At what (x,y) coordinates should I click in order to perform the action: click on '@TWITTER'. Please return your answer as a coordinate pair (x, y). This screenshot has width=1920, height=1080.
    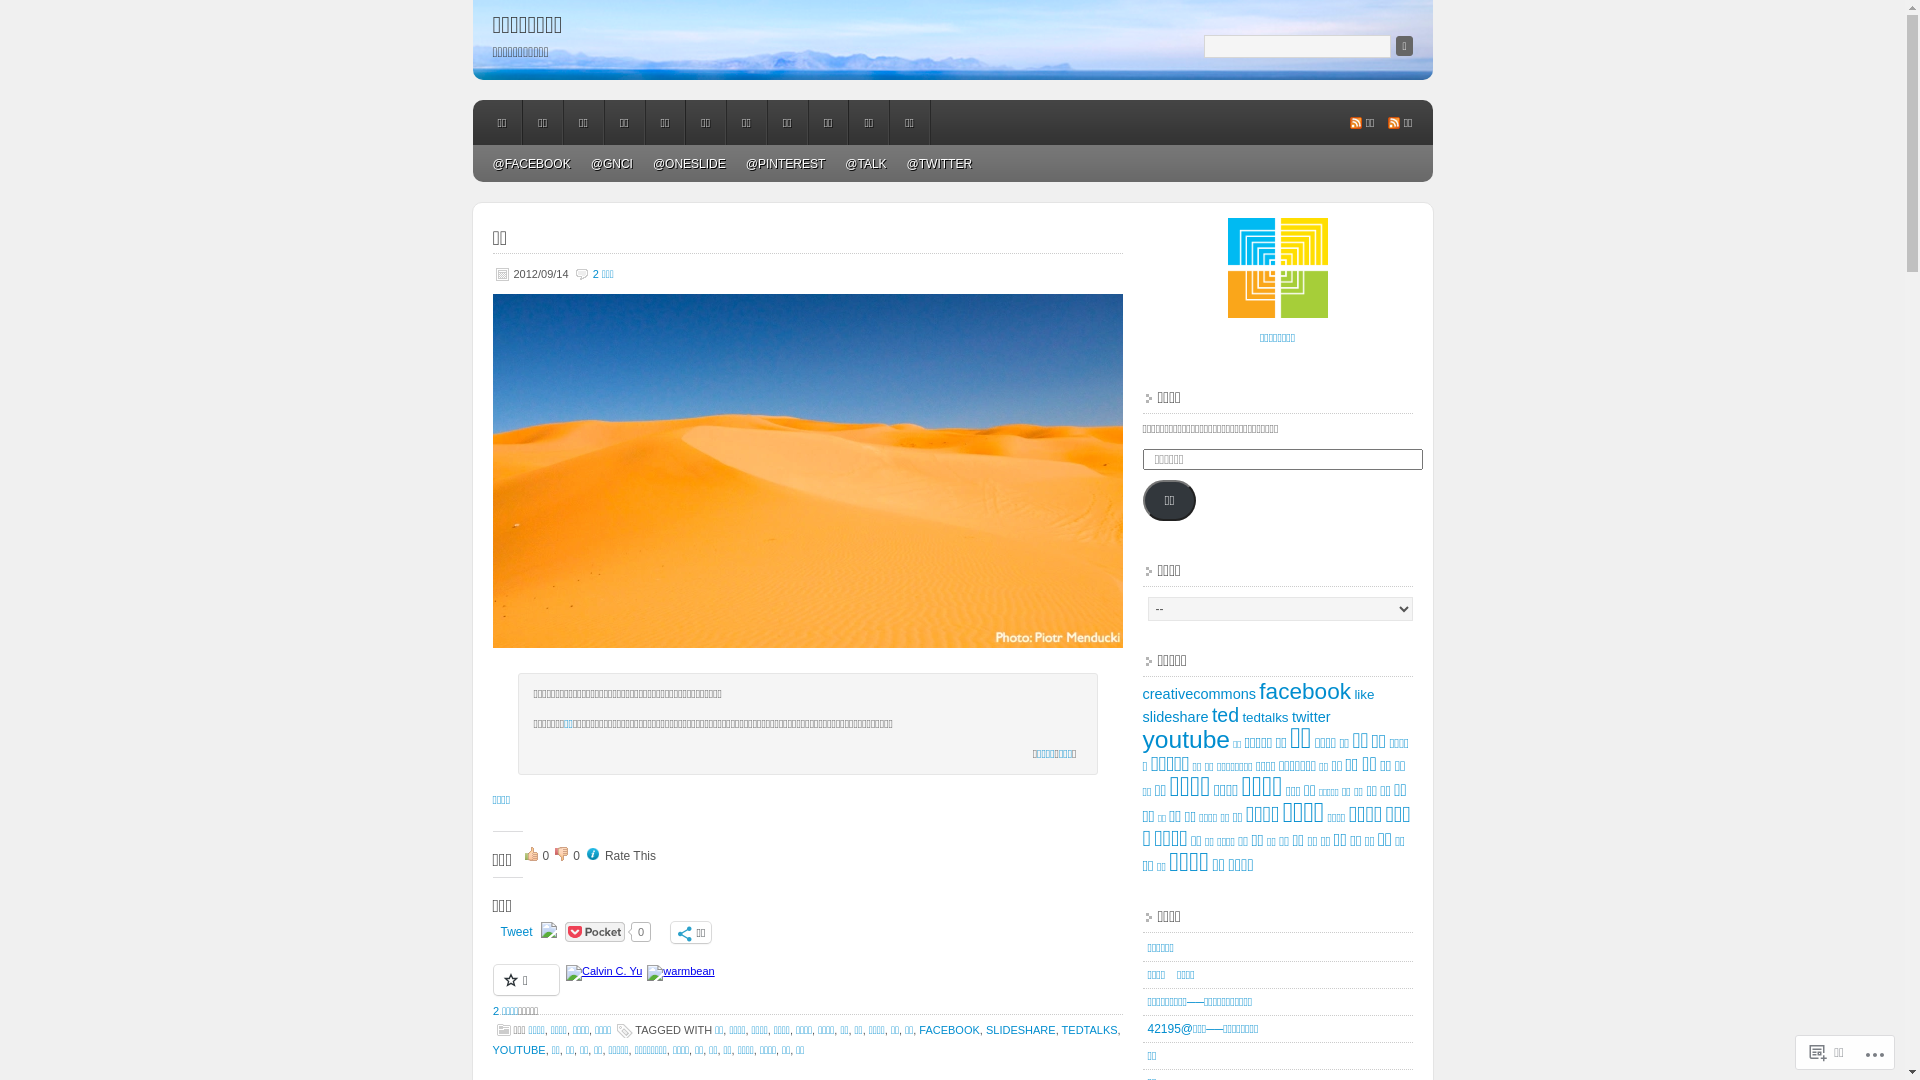
    Looking at the image, I should click on (939, 162).